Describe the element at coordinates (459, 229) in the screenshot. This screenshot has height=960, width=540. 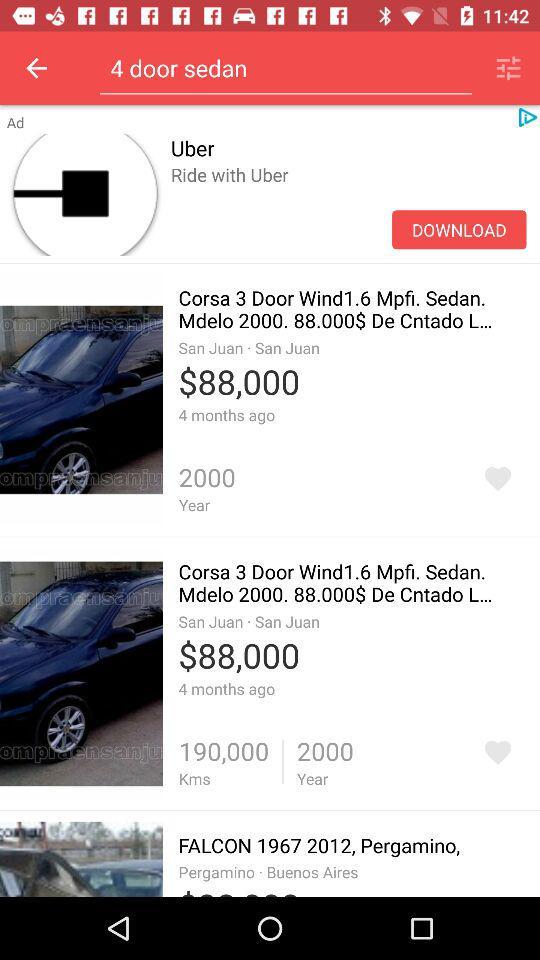
I see `the item below uber` at that location.